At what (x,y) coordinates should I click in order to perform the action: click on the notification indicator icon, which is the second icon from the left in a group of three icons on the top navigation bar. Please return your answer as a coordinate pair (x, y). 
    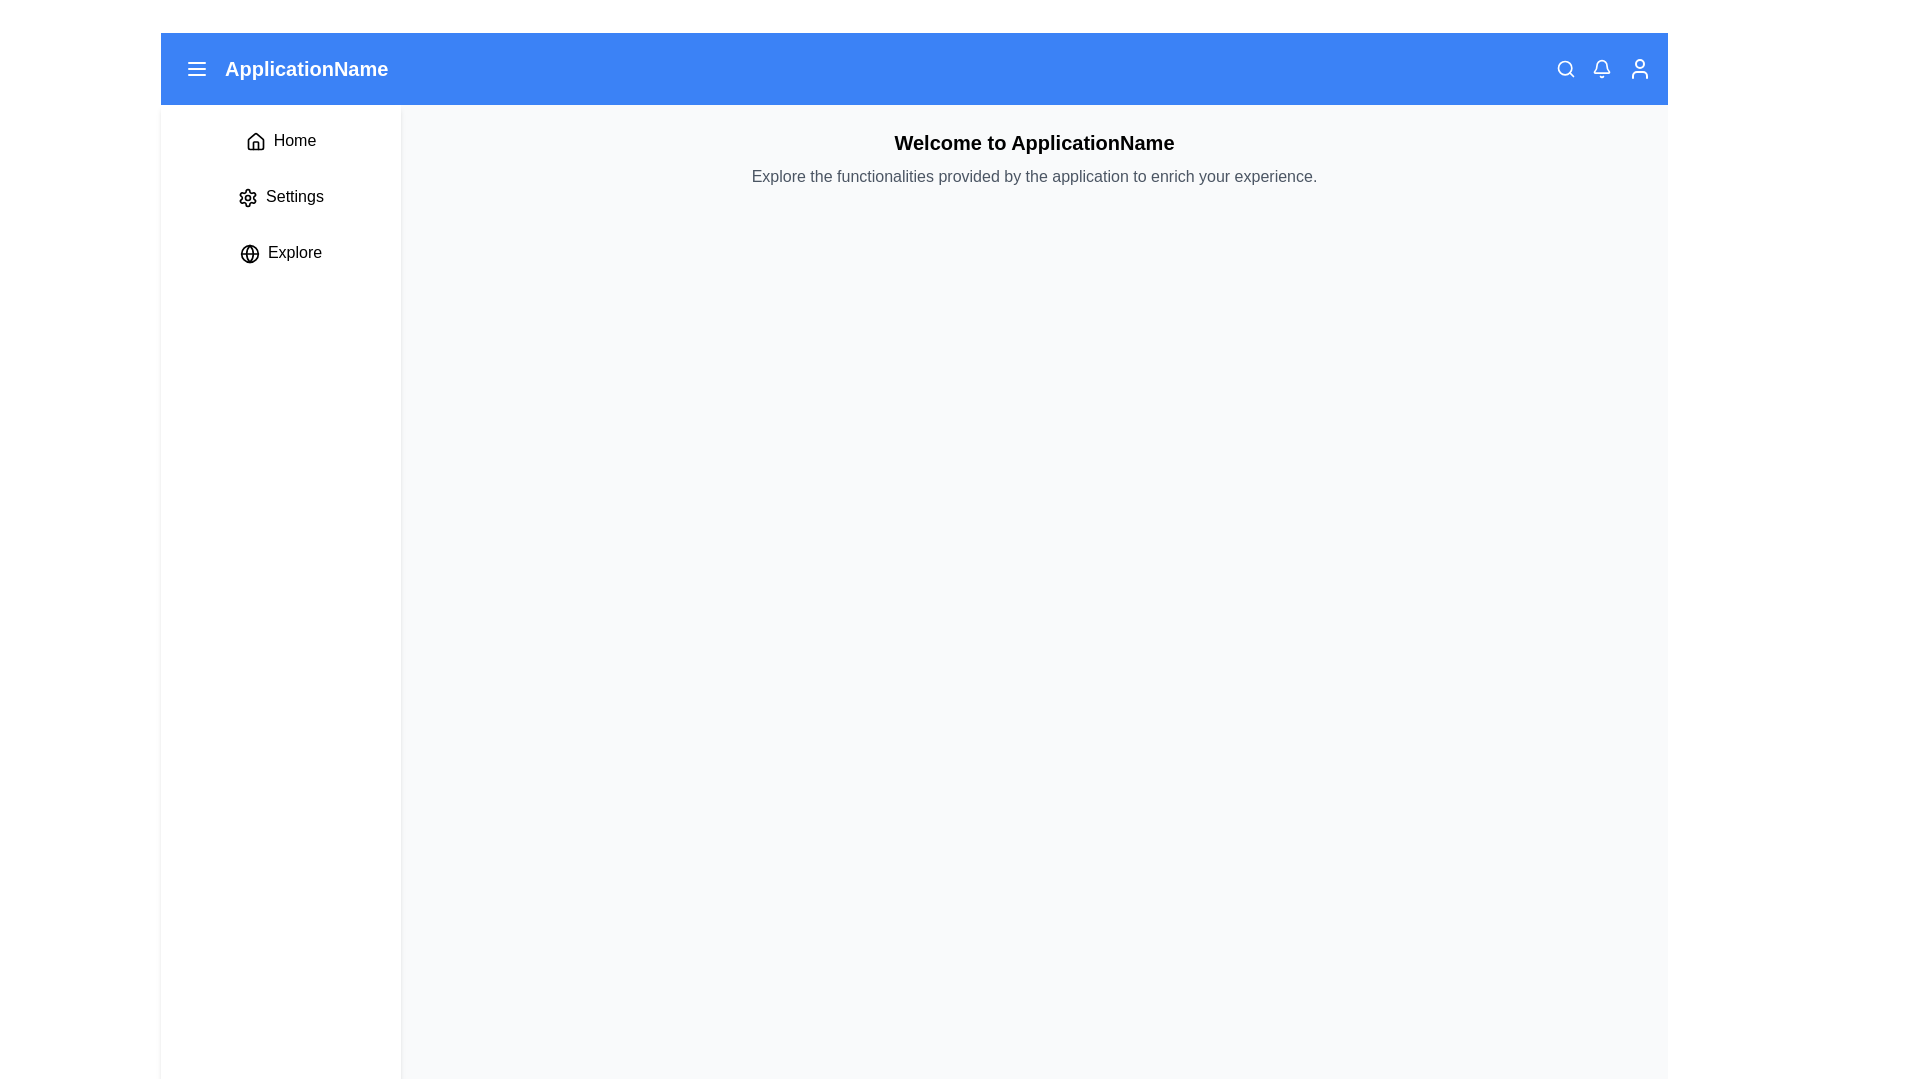
    Looking at the image, I should click on (1603, 68).